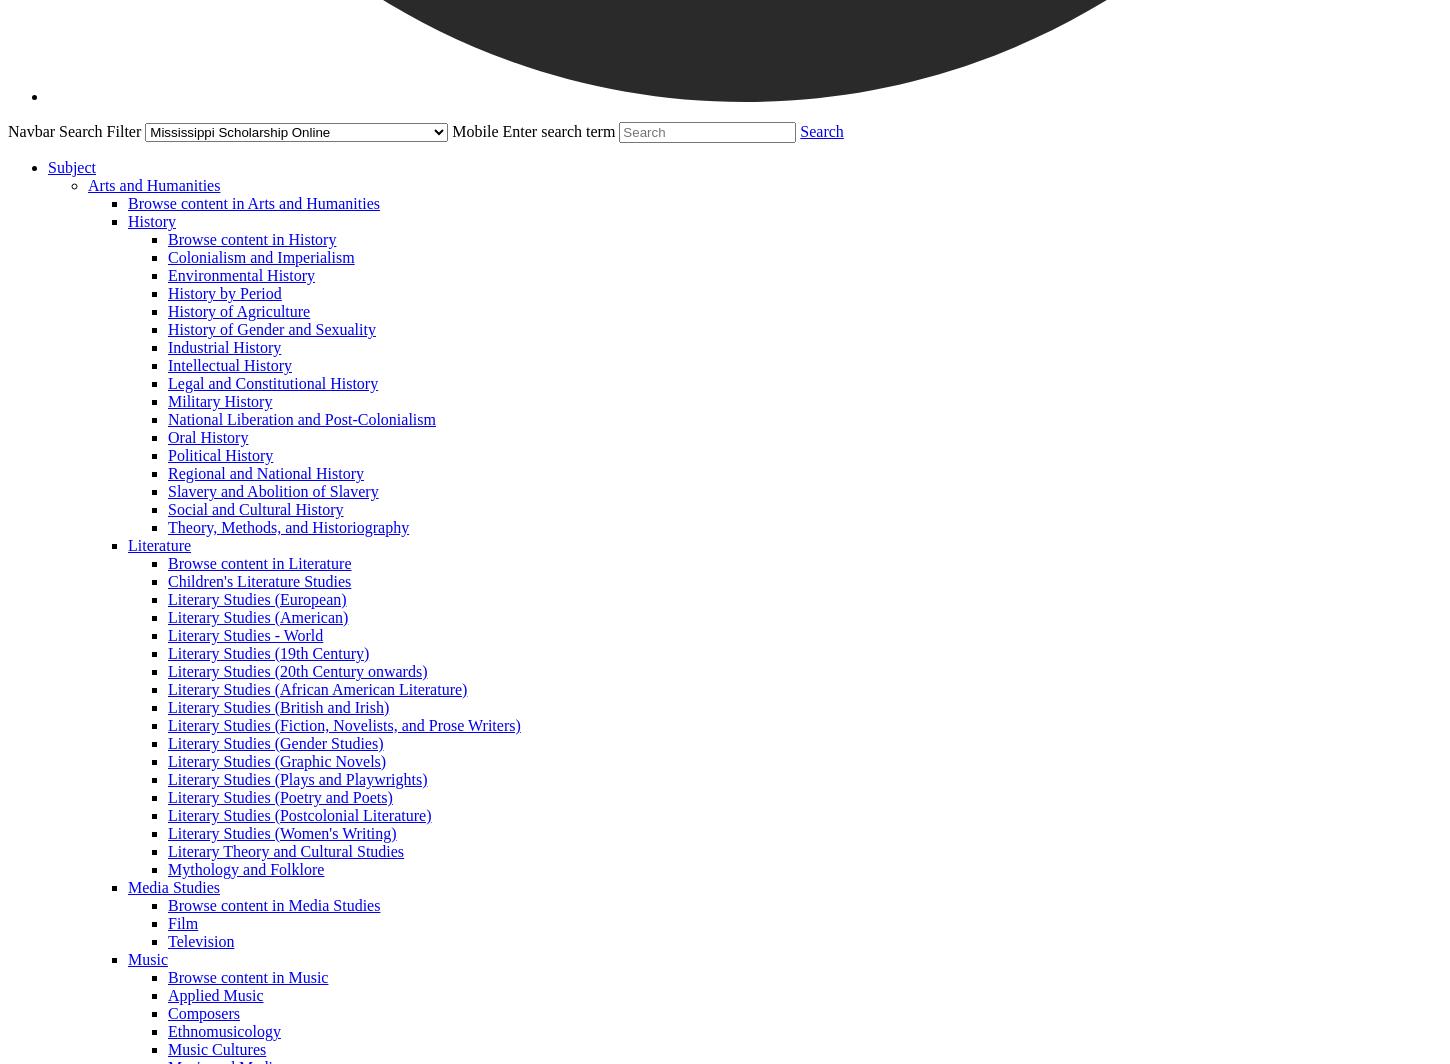  What do you see at coordinates (297, 671) in the screenshot?
I see `'Literary Studies (20th Century onwards)'` at bounding box center [297, 671].